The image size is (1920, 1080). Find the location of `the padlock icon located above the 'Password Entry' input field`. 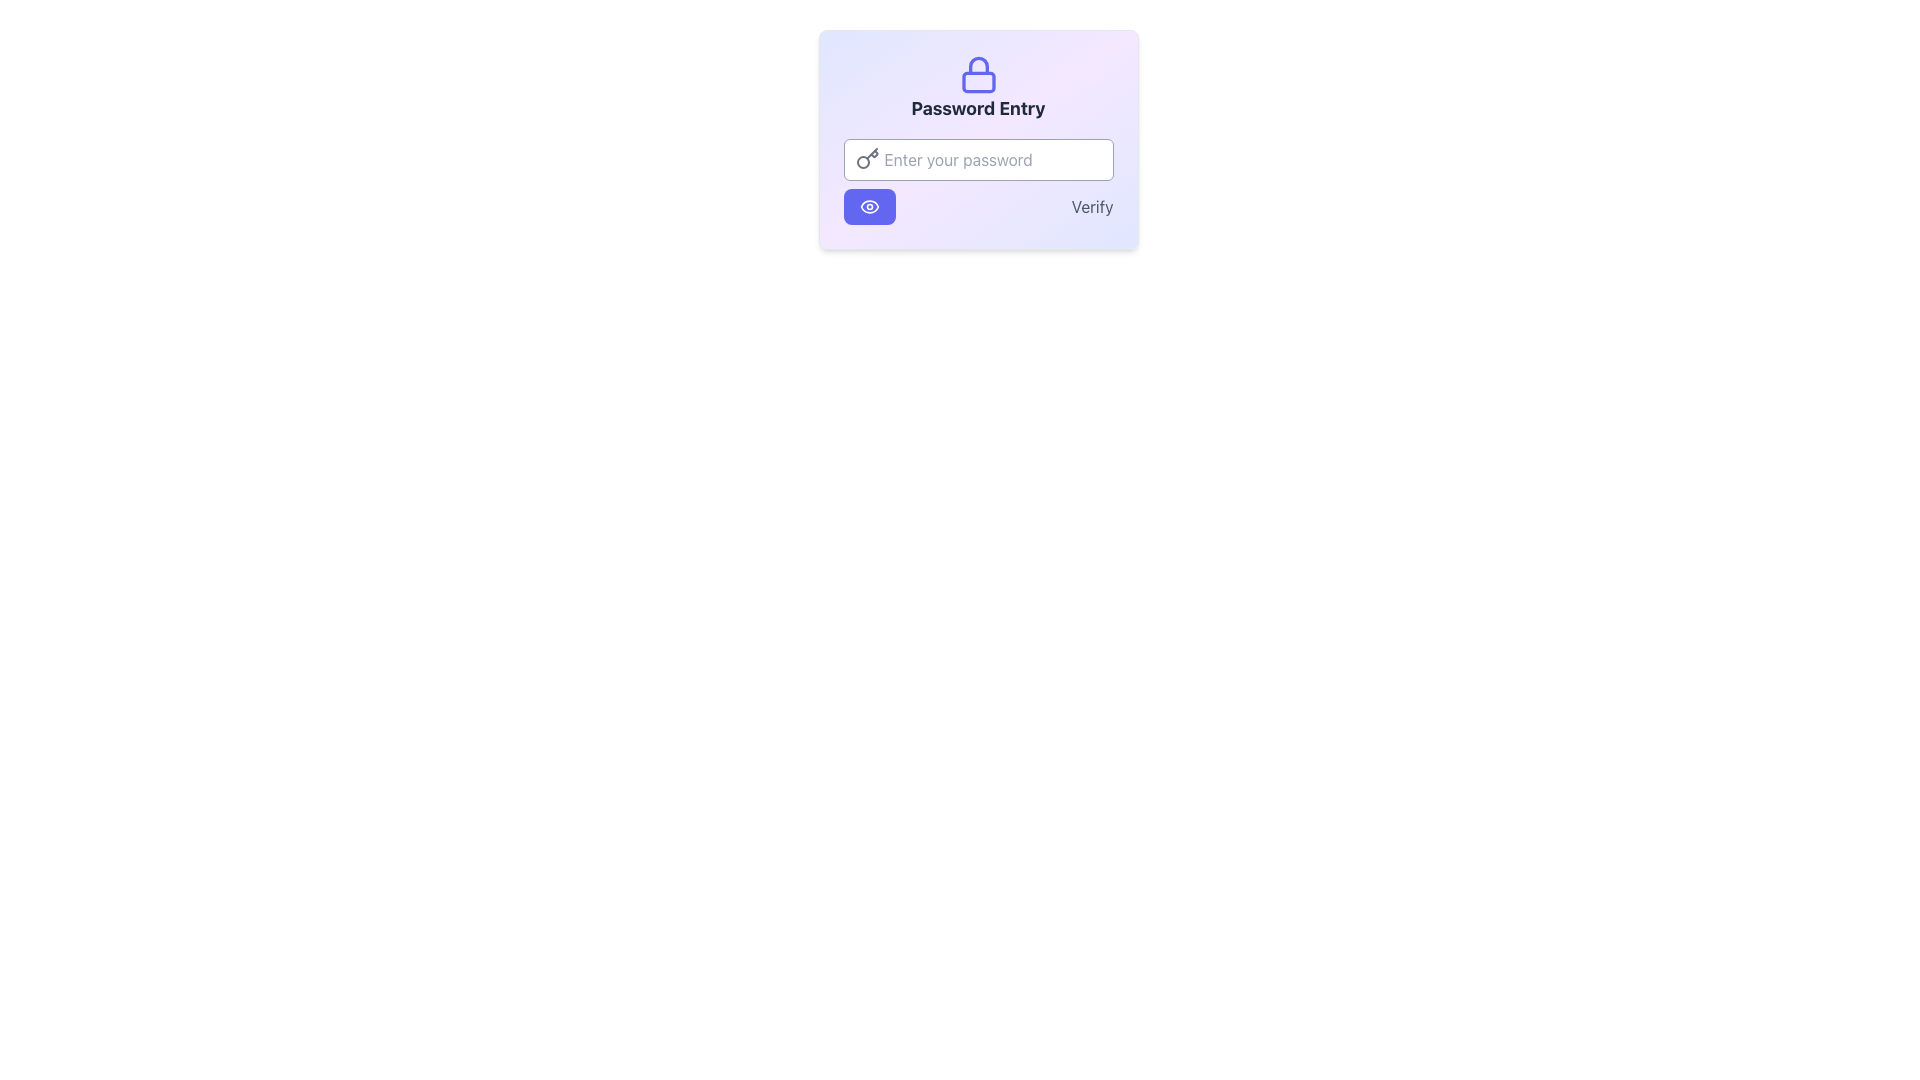

the padlock icon located above the 'Password Entry' input field is located at coordinates (978, 73).